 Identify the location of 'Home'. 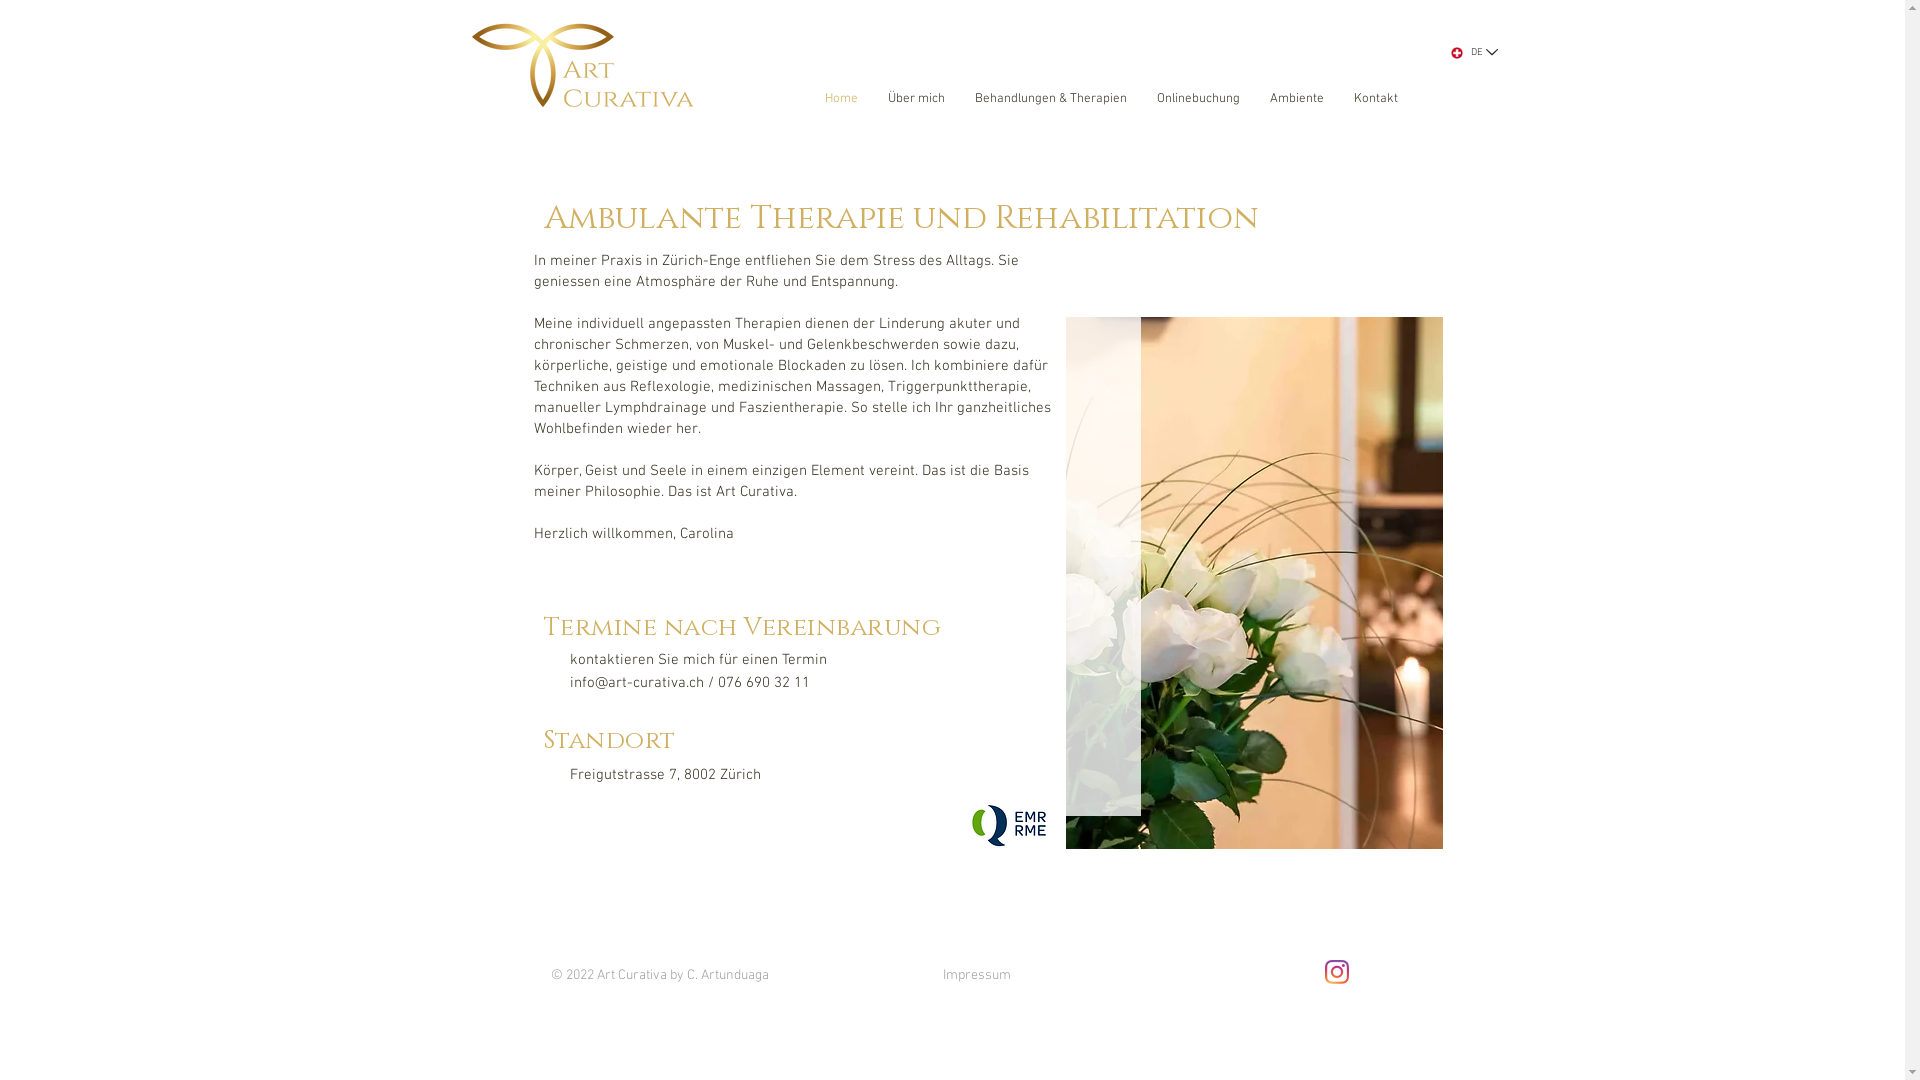
(841, 99).